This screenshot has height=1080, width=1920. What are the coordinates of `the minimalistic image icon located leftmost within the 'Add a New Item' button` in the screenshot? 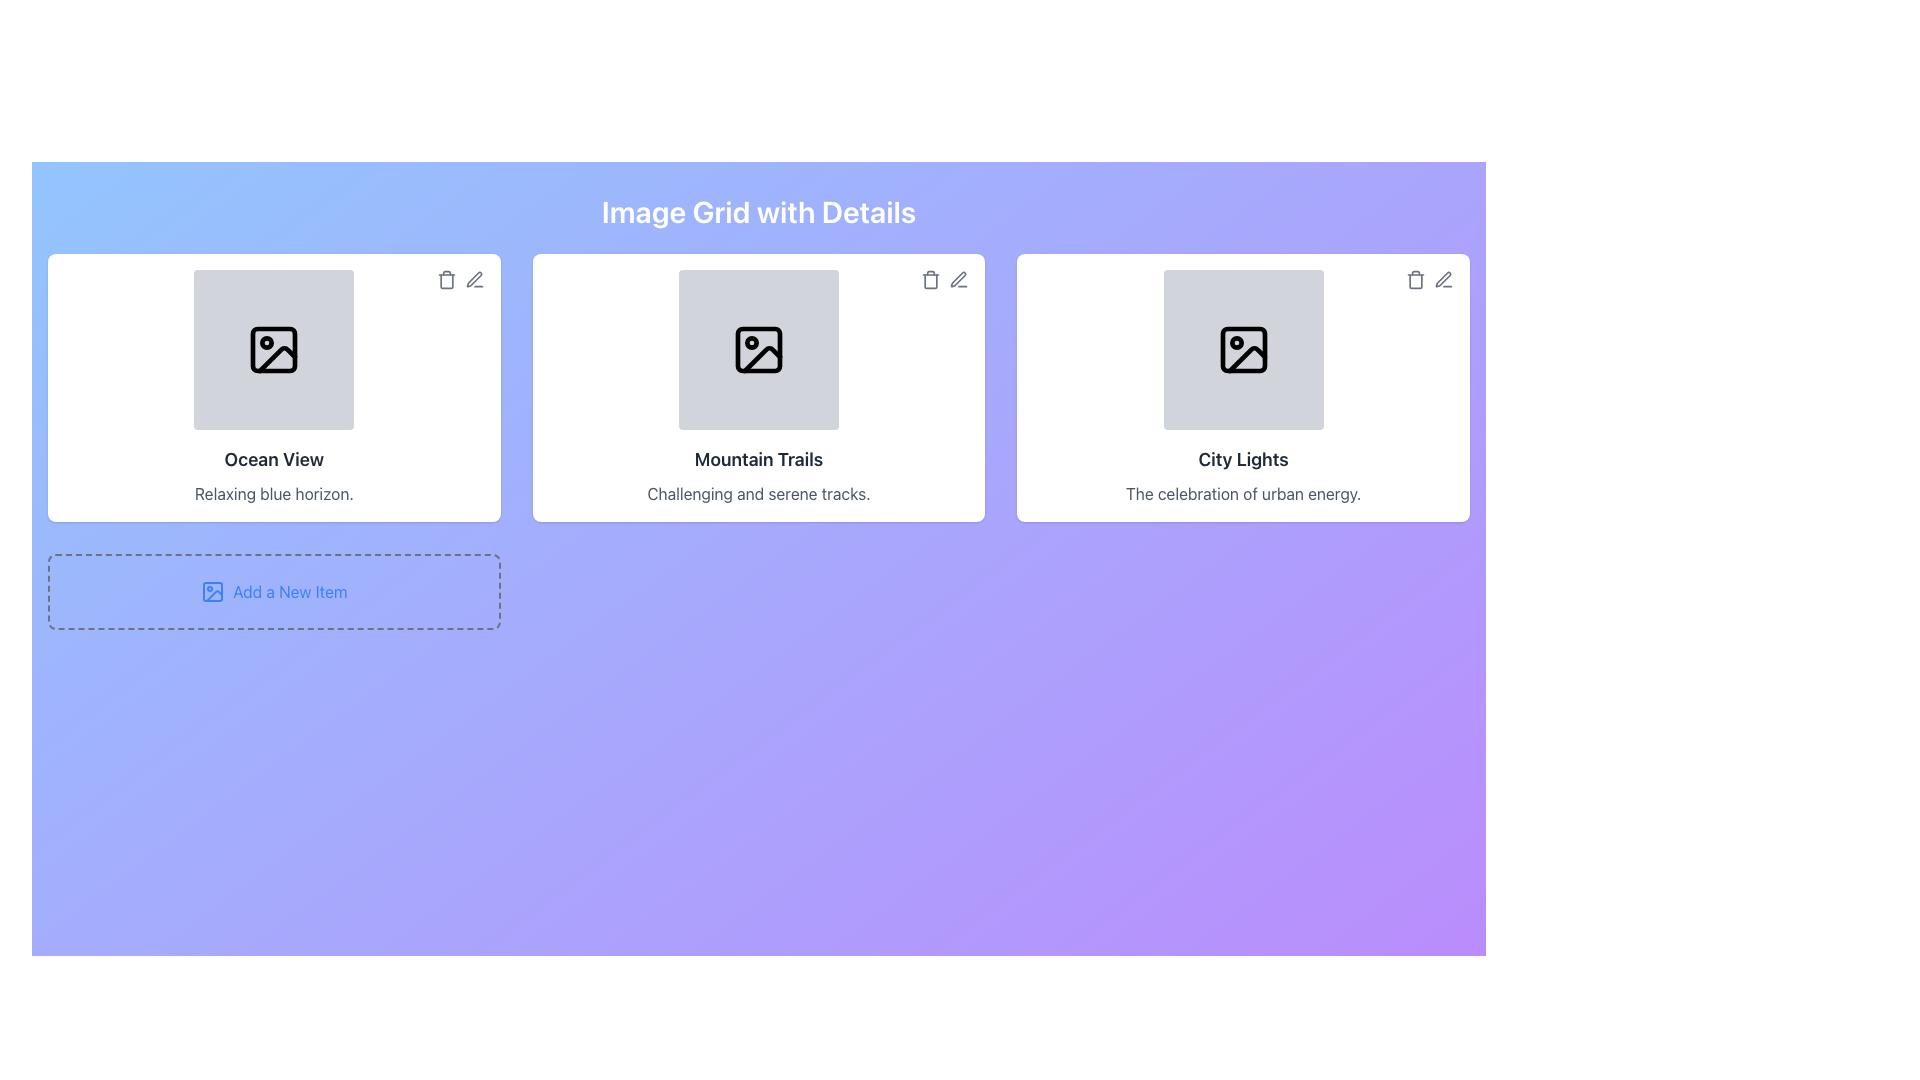 It's located at (213, 590).